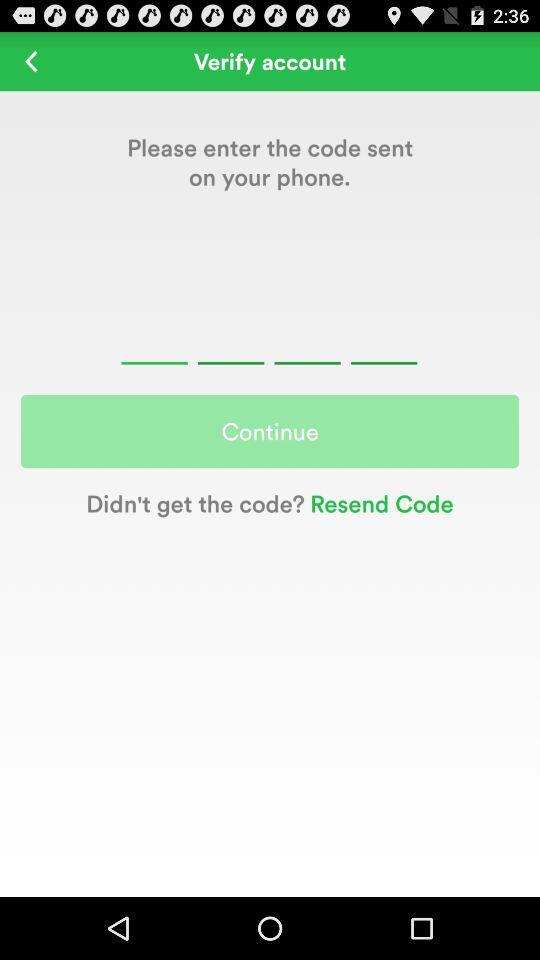 This screenshot has height=960, width=540. What do you see at coordinates (30, 61) in the screenshot?
I see `icon above the continue item` at bounding box center [30, 61].